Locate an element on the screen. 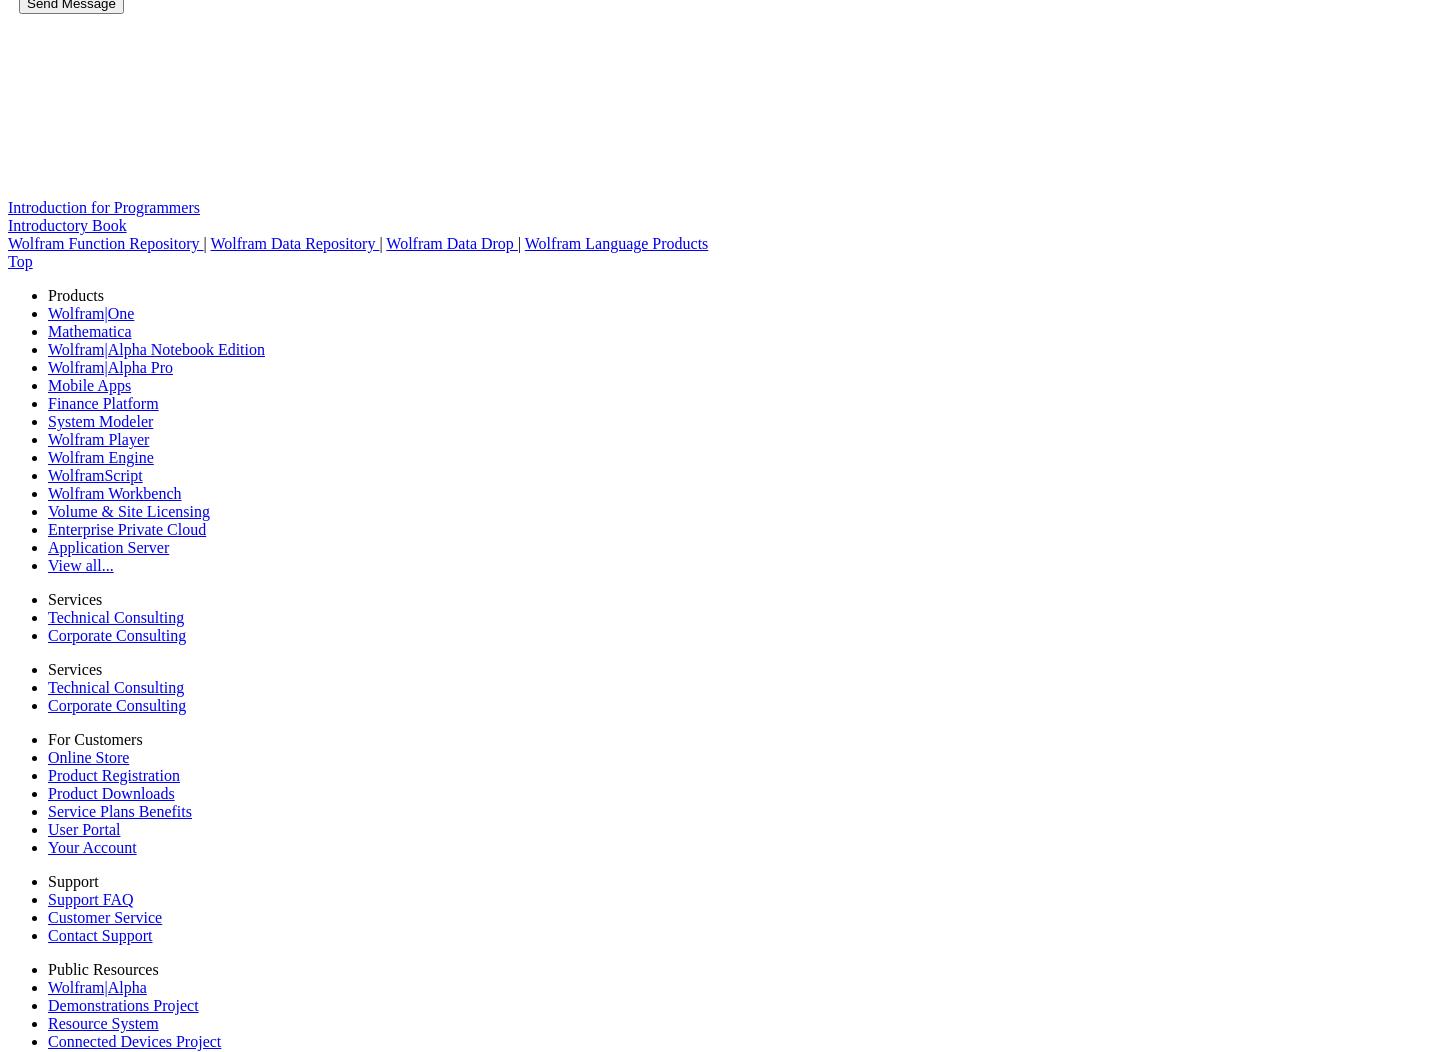 This screenshot has height=1052, width=1440. 'Application Server' is located at coordinates (108, 547).